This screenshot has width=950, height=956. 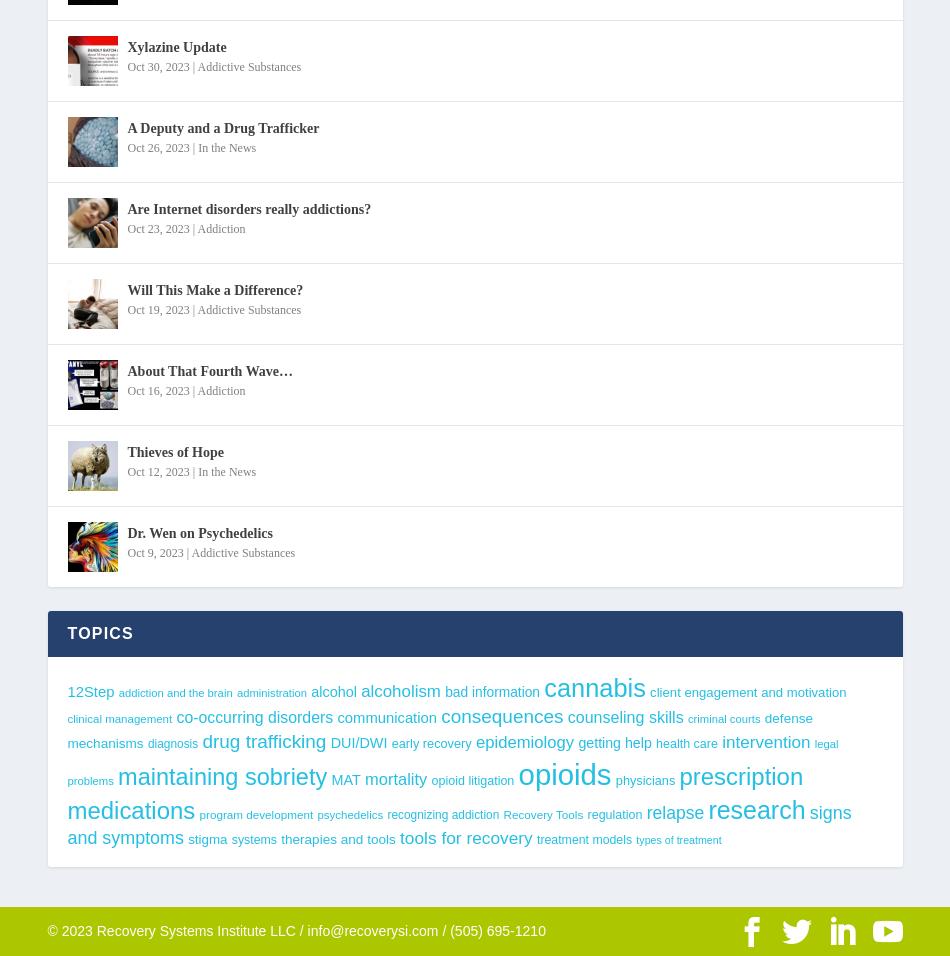 What do you see at coordinates (678, 840) in the screenshot?
I see `'types of treatment'` at bounding box center [678, 840].